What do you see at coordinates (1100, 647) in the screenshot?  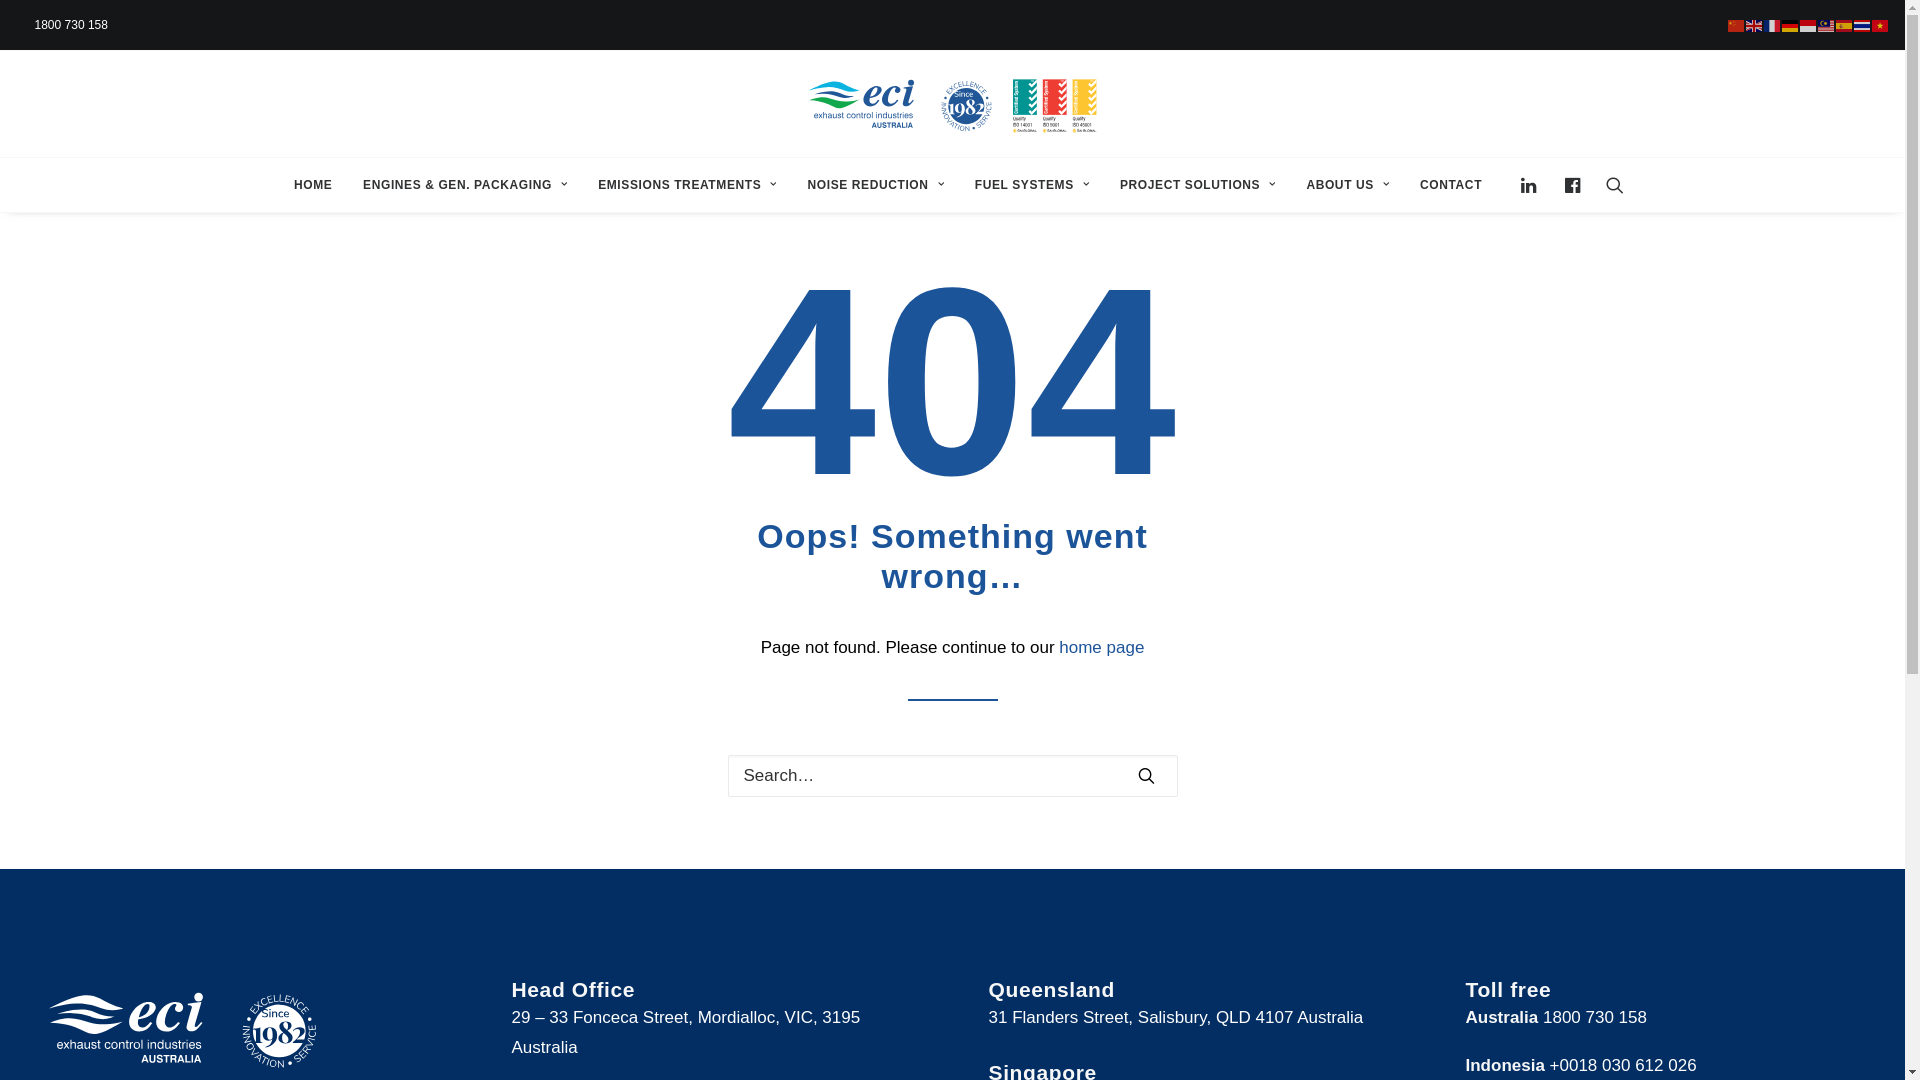 I see `'home page'` at bounding box center [1100, 647].